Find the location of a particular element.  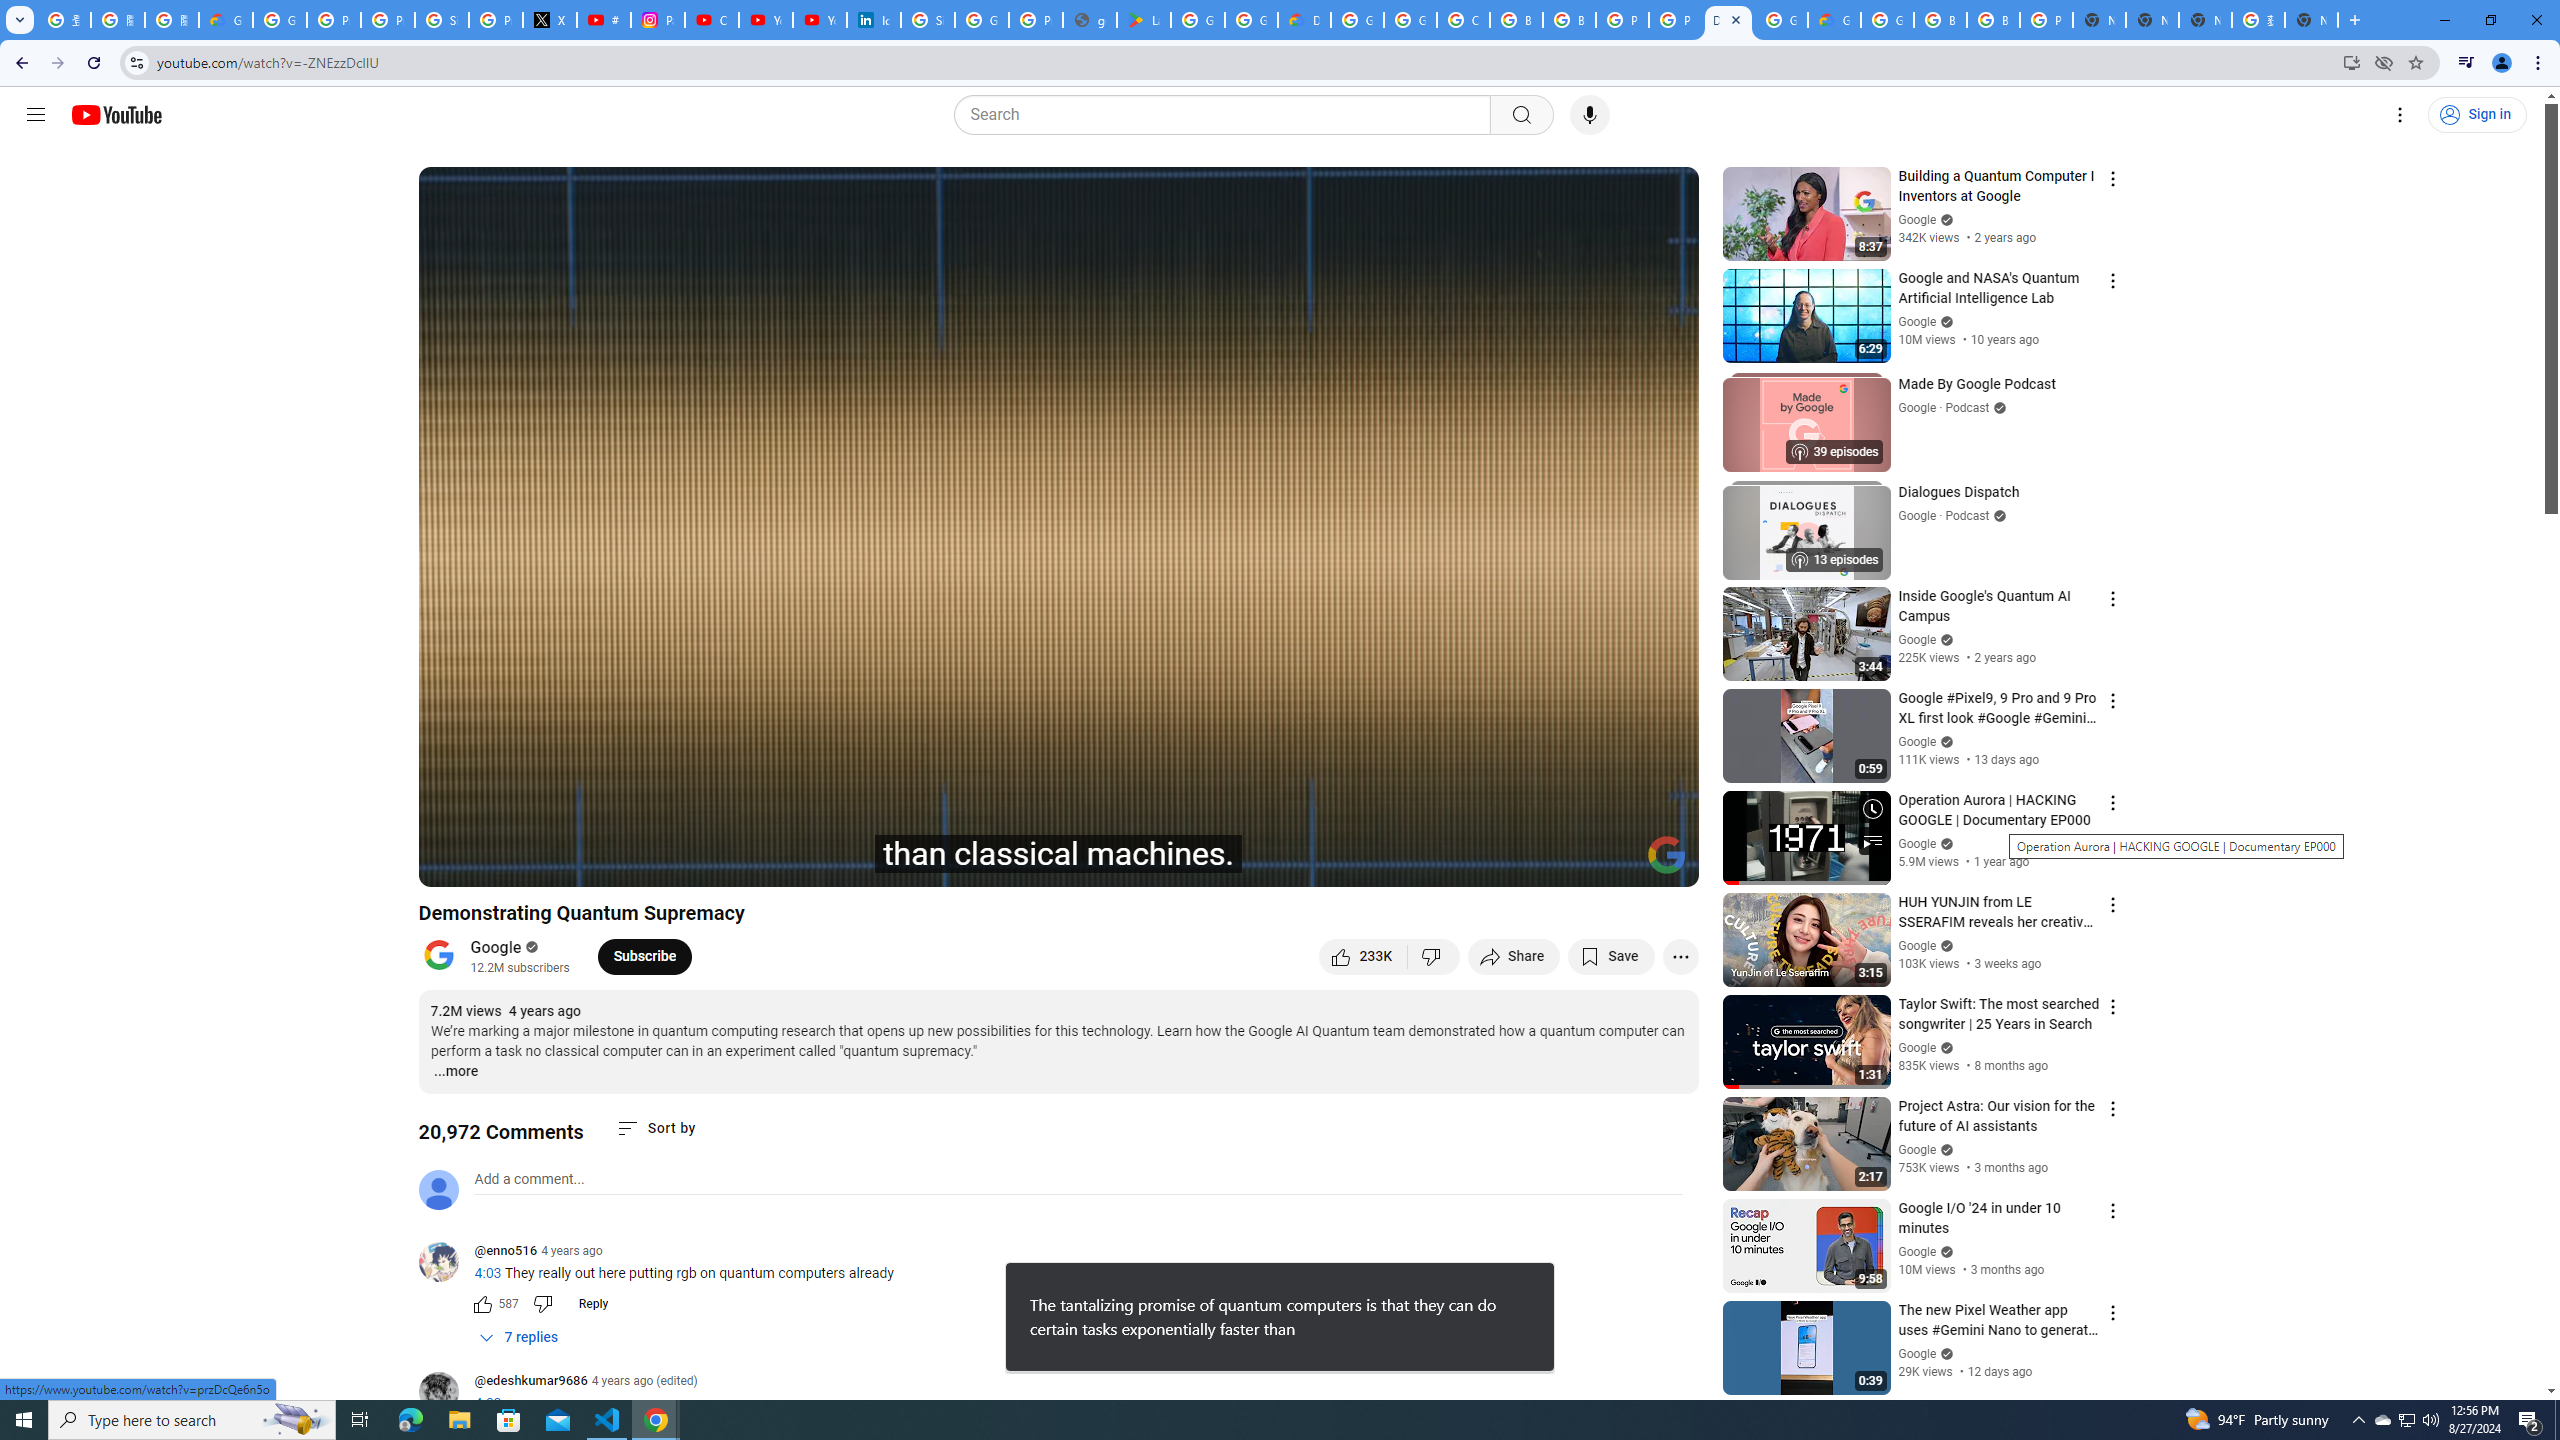

'Channel watermark' is located at coordinates (1666, 854).